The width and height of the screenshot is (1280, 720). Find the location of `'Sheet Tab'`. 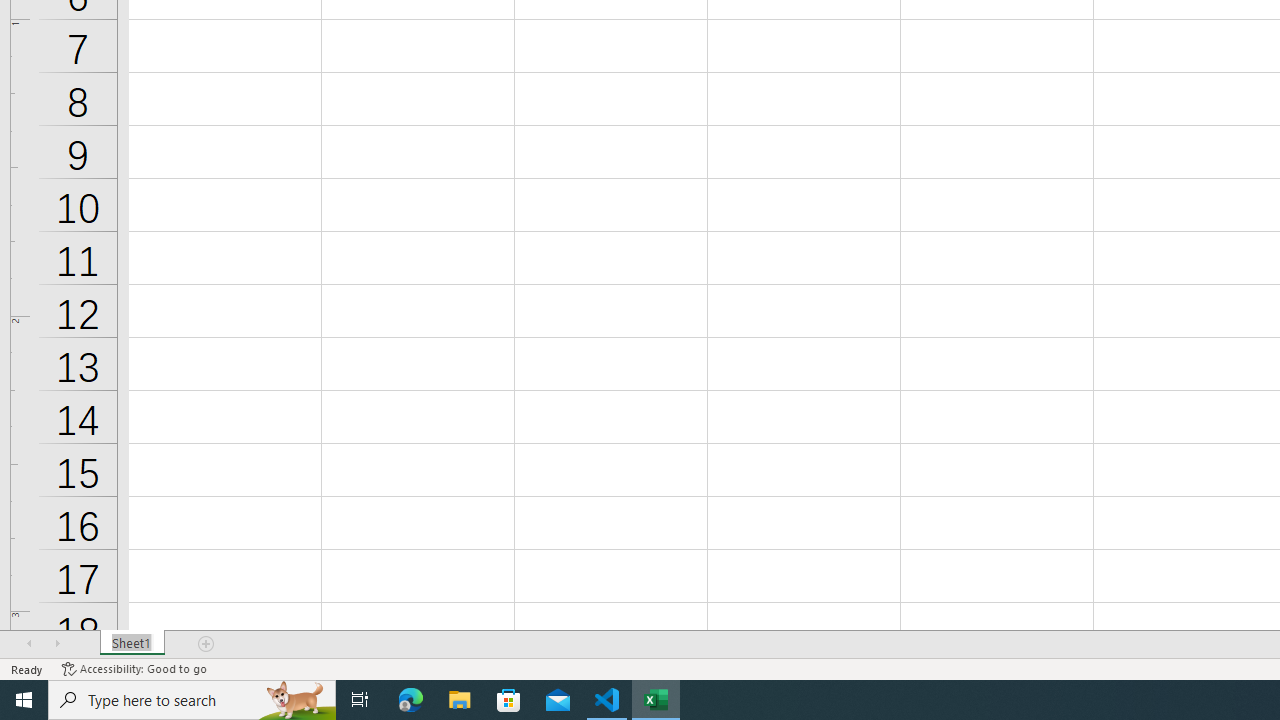

'Sheet Tab' is located at coordinates (131, 644).